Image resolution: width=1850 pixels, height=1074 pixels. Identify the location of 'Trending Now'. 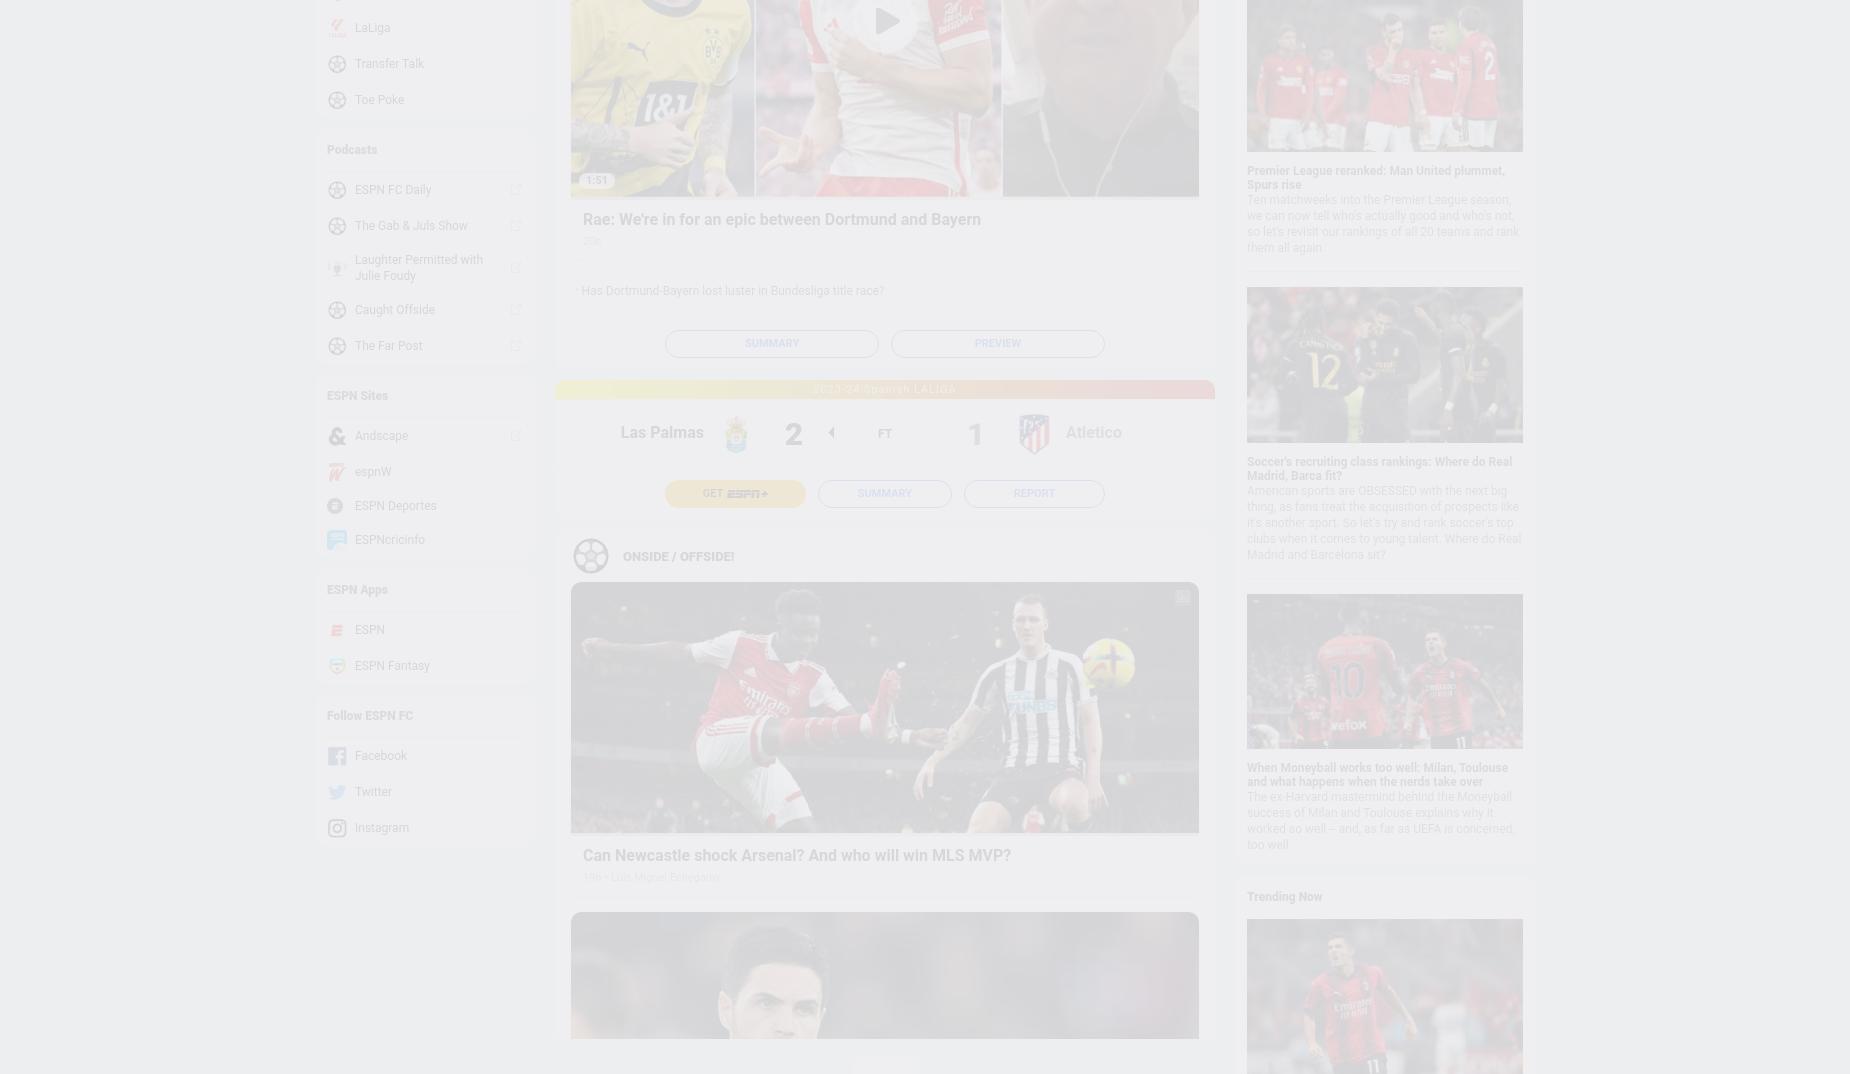
(1283, 895).